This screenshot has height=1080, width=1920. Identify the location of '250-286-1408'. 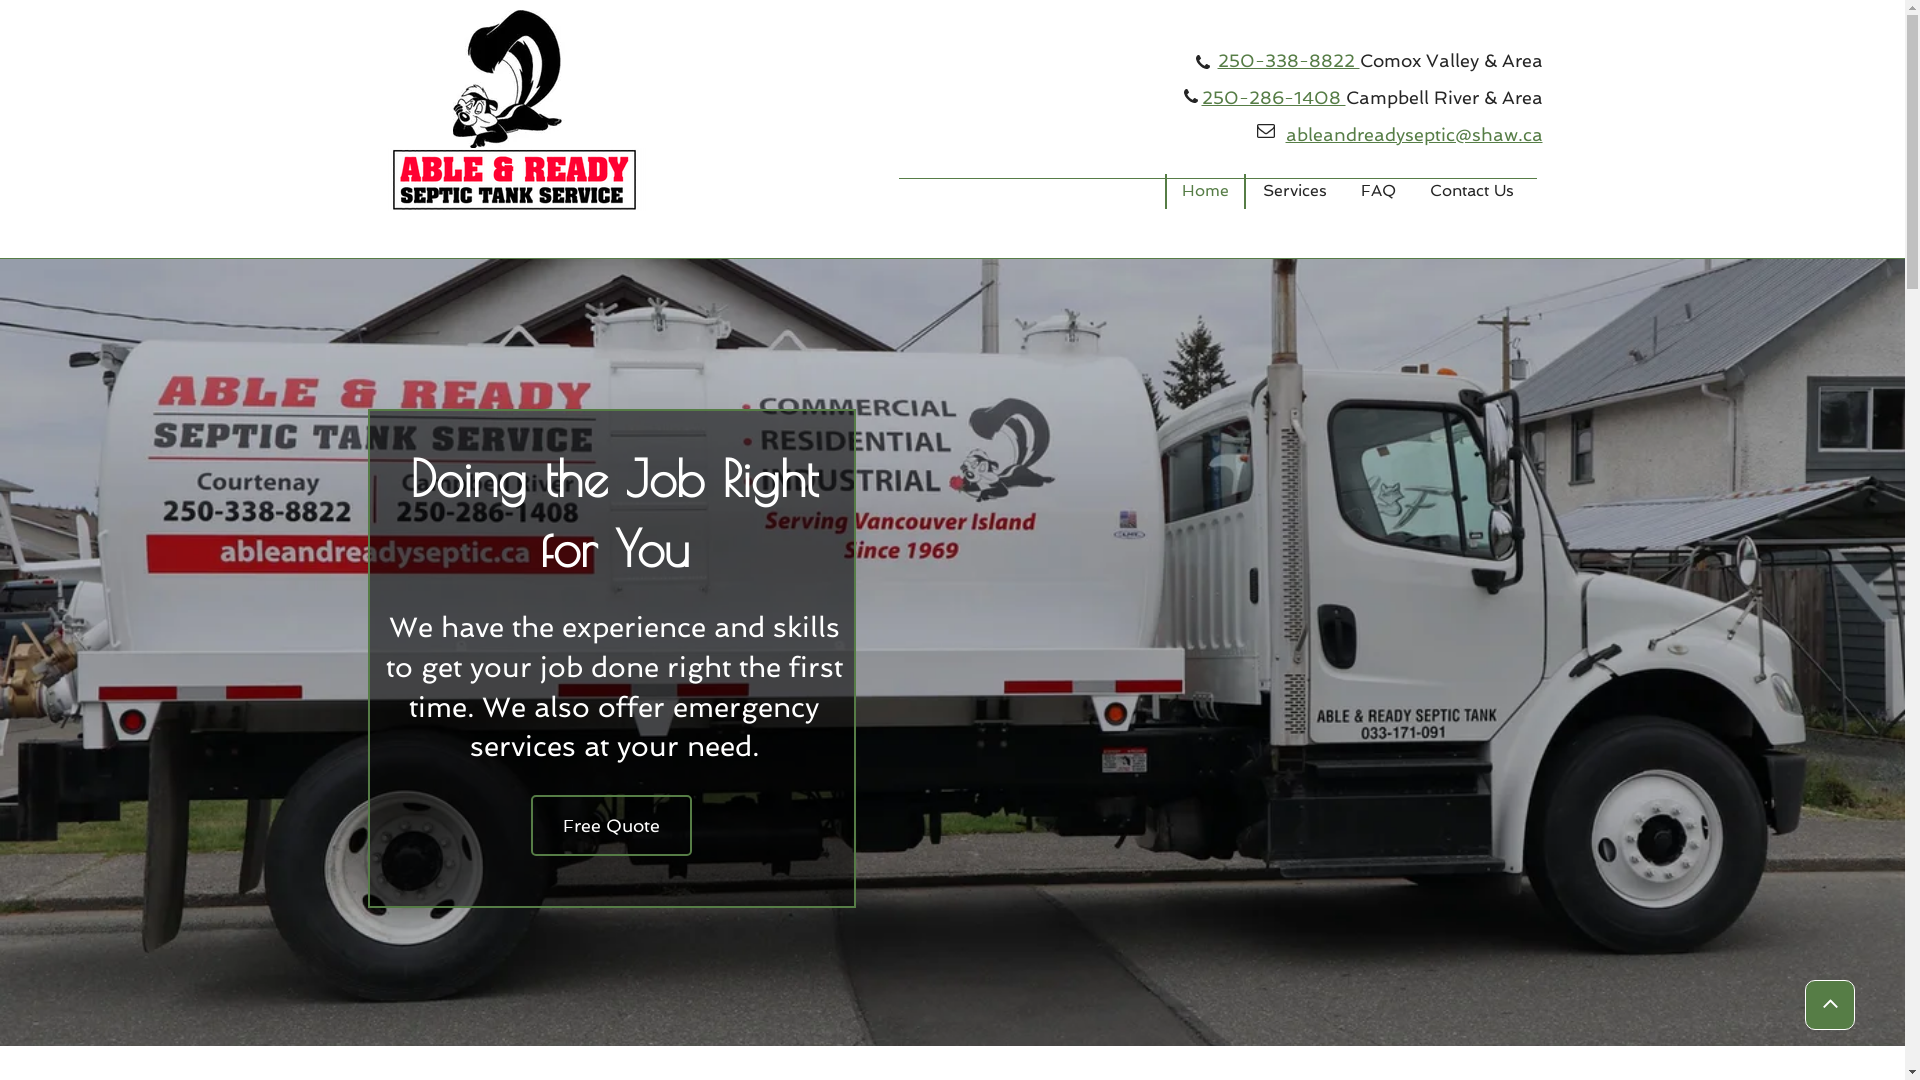
(1200, 97).